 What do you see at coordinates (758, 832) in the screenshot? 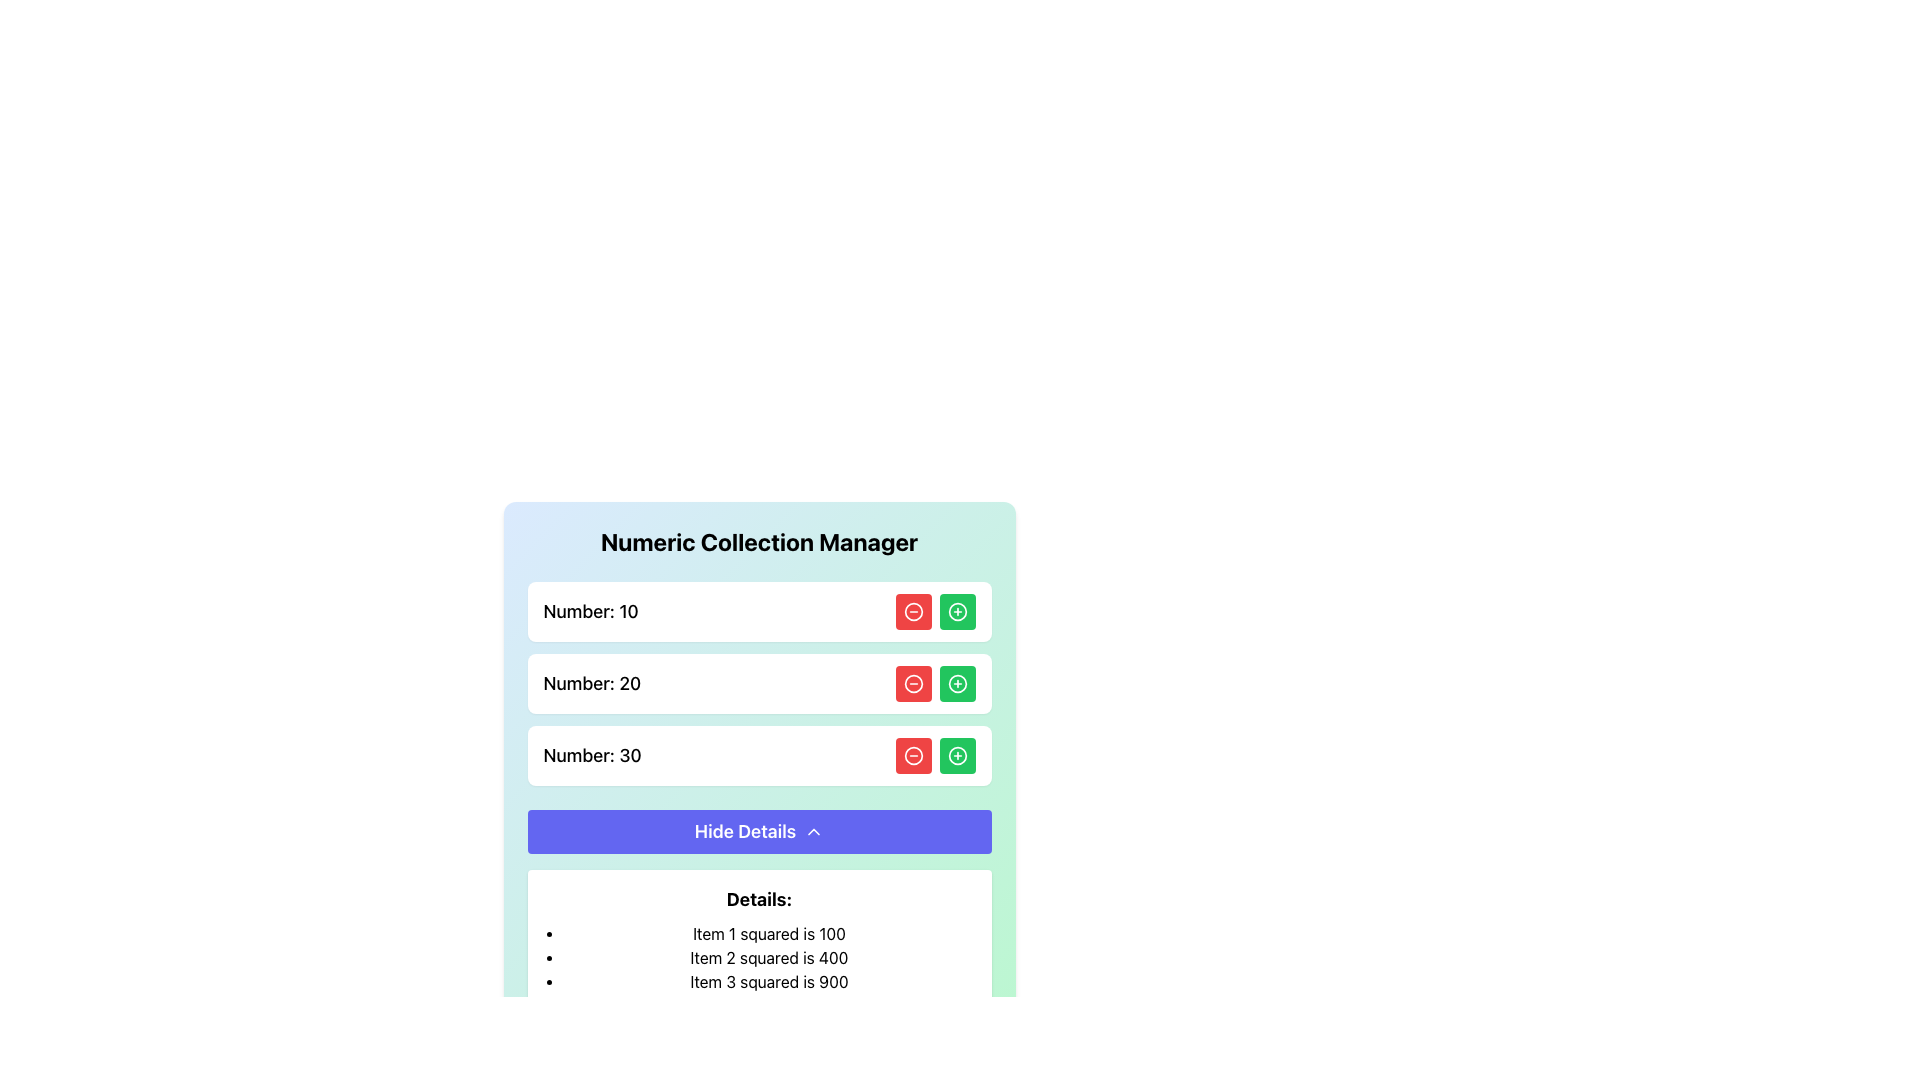
I see `the button that toggles the visibility of the detailed information section located centrally below a list of numbered items (10, 20, 30)` at bounding box center [758, 832].